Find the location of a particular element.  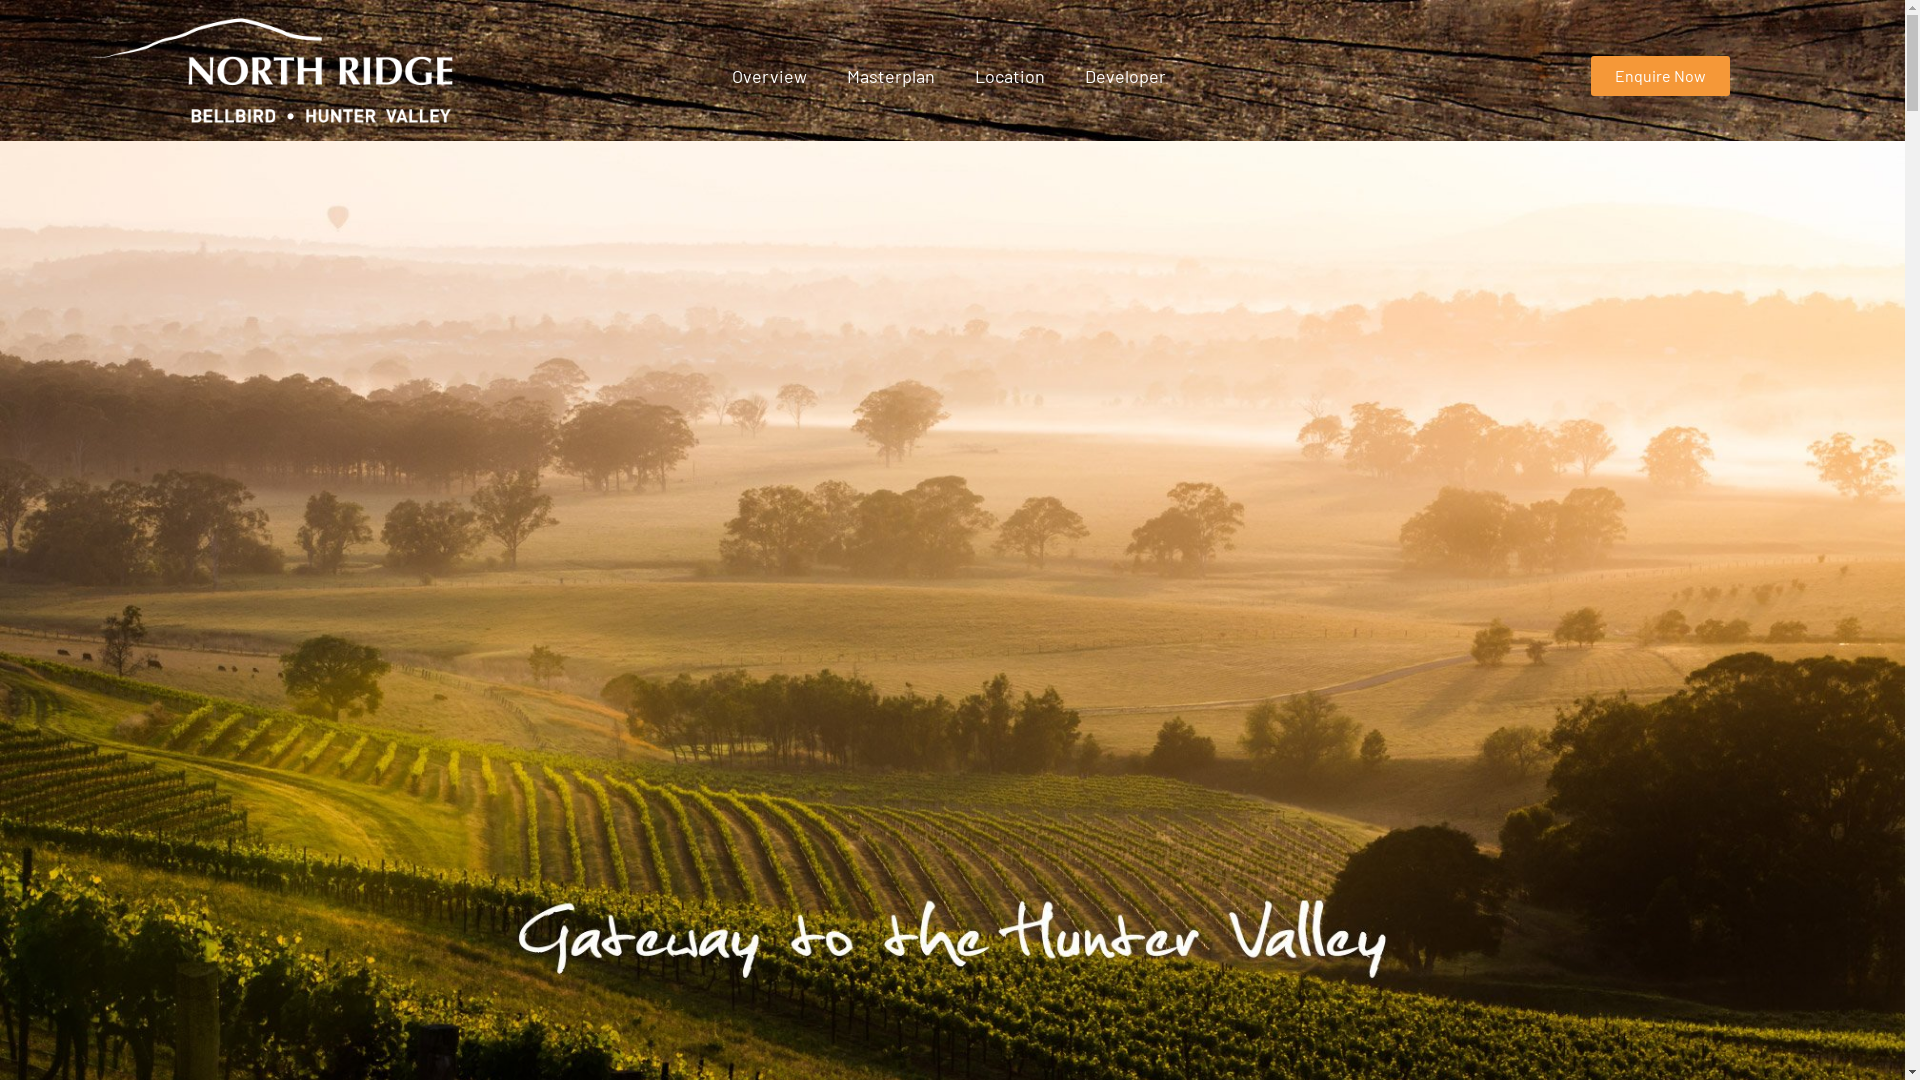

'Location' is located at coordinates (1009, 75).